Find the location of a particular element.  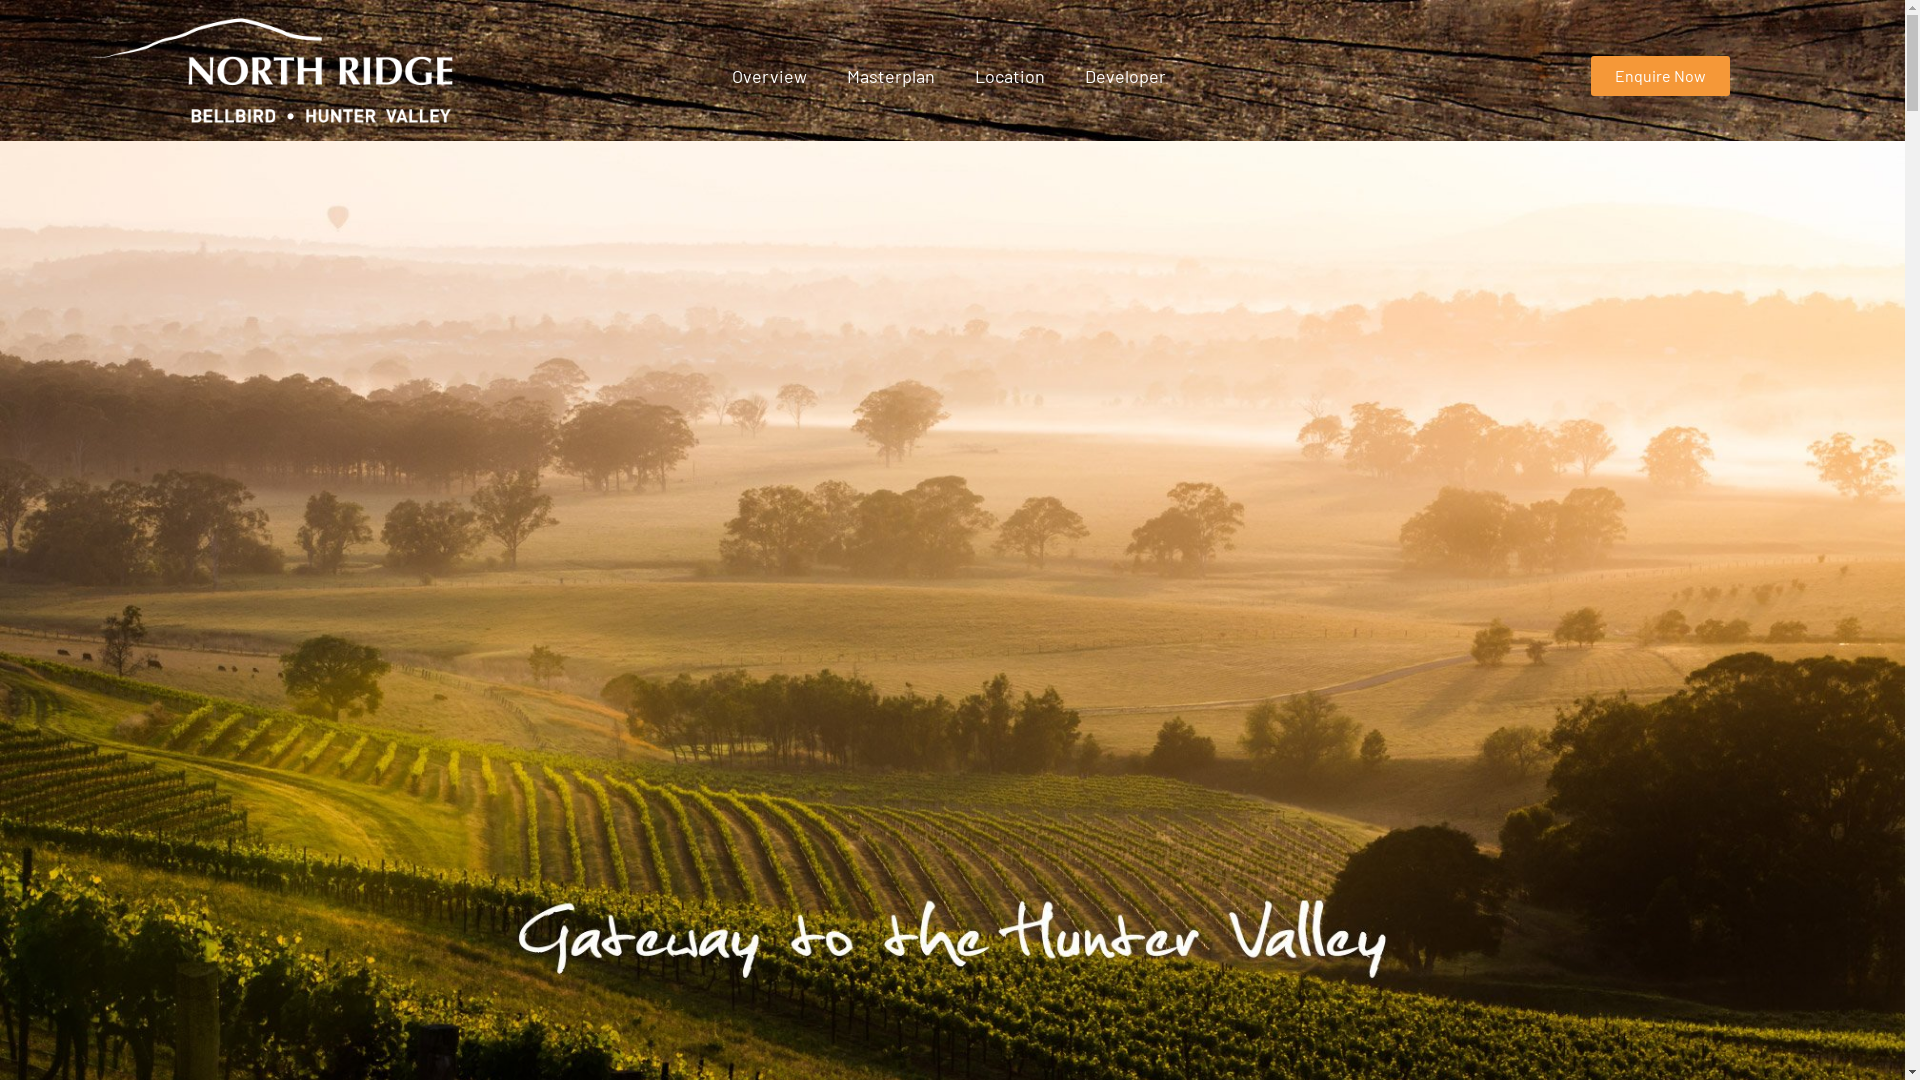

'Location' is located at coordinates (1009, 75).